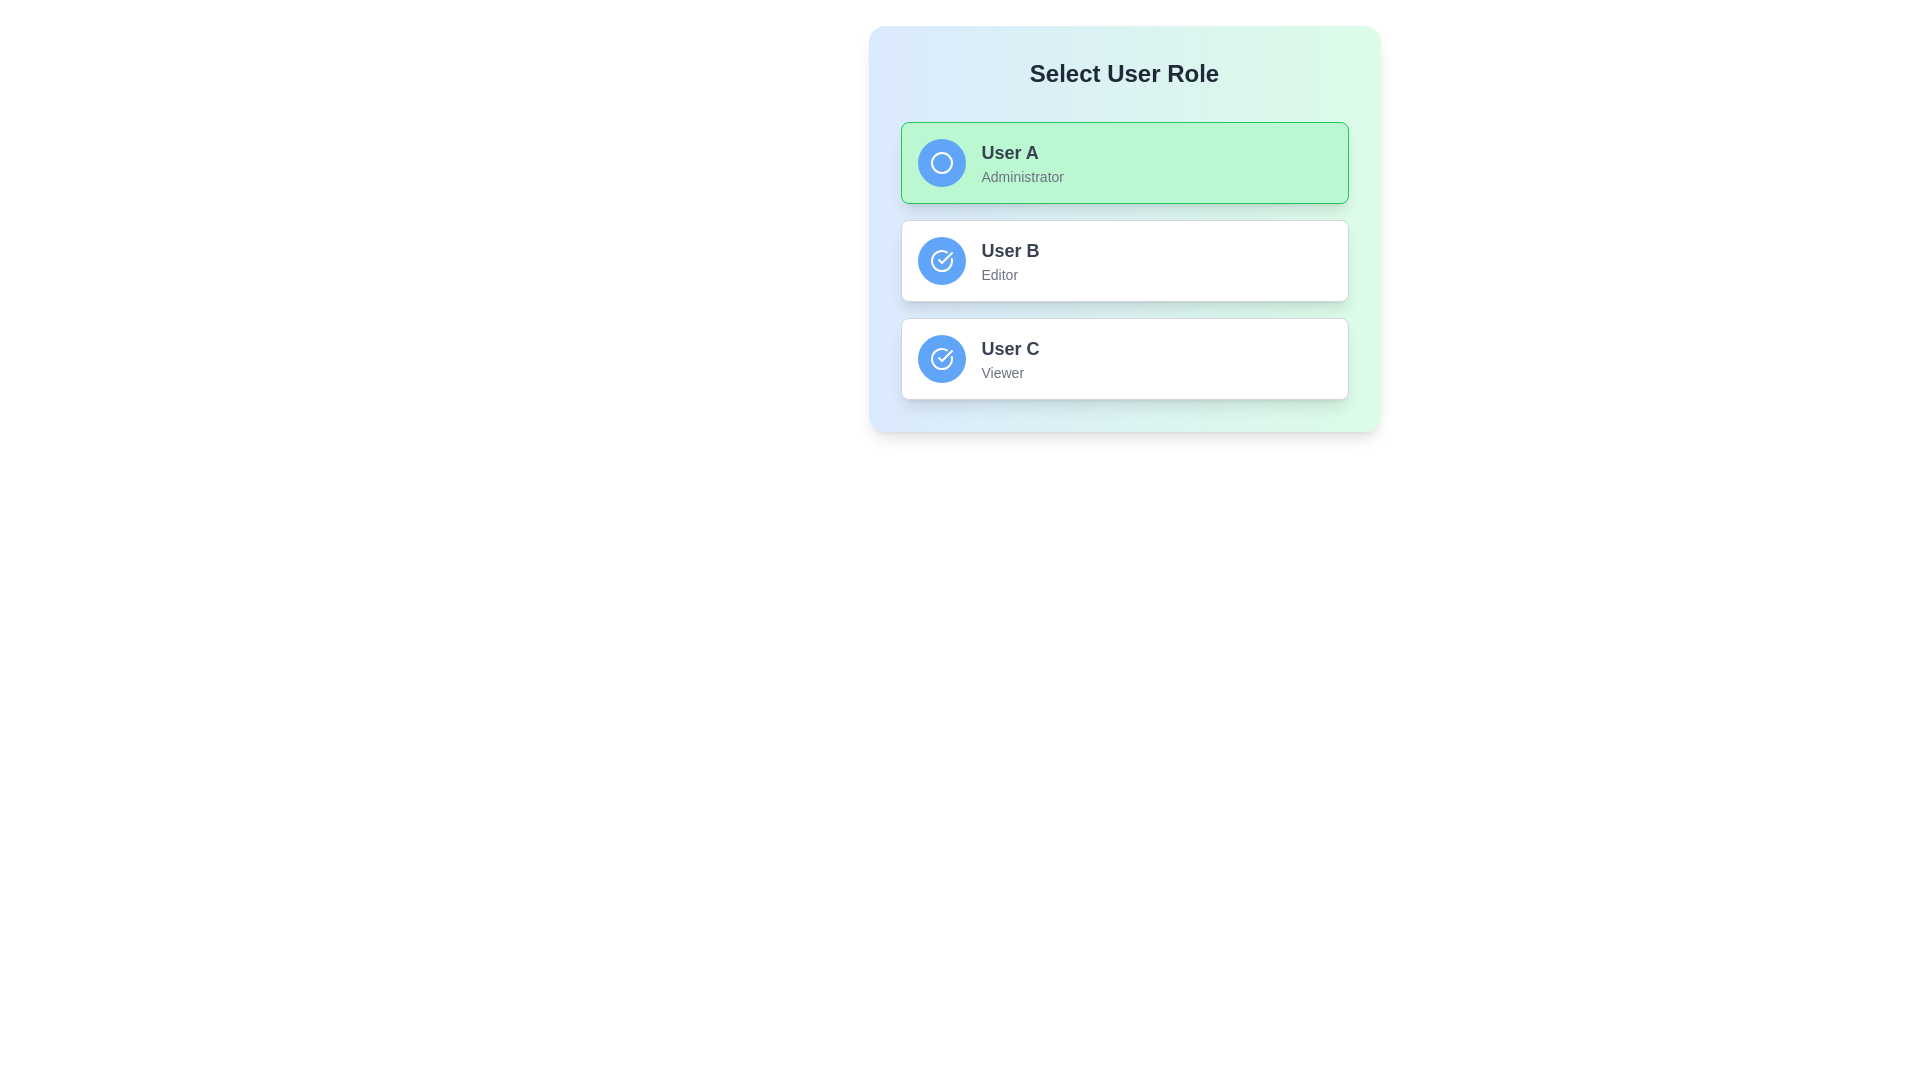 This screenshot has width=1920, height=1080. Describe the element at coordinates (1124, 72) in the screenshot. I see `the bold, centered title 'Select User Role' displayed in a large font on a light-colored gradient background` at that location.